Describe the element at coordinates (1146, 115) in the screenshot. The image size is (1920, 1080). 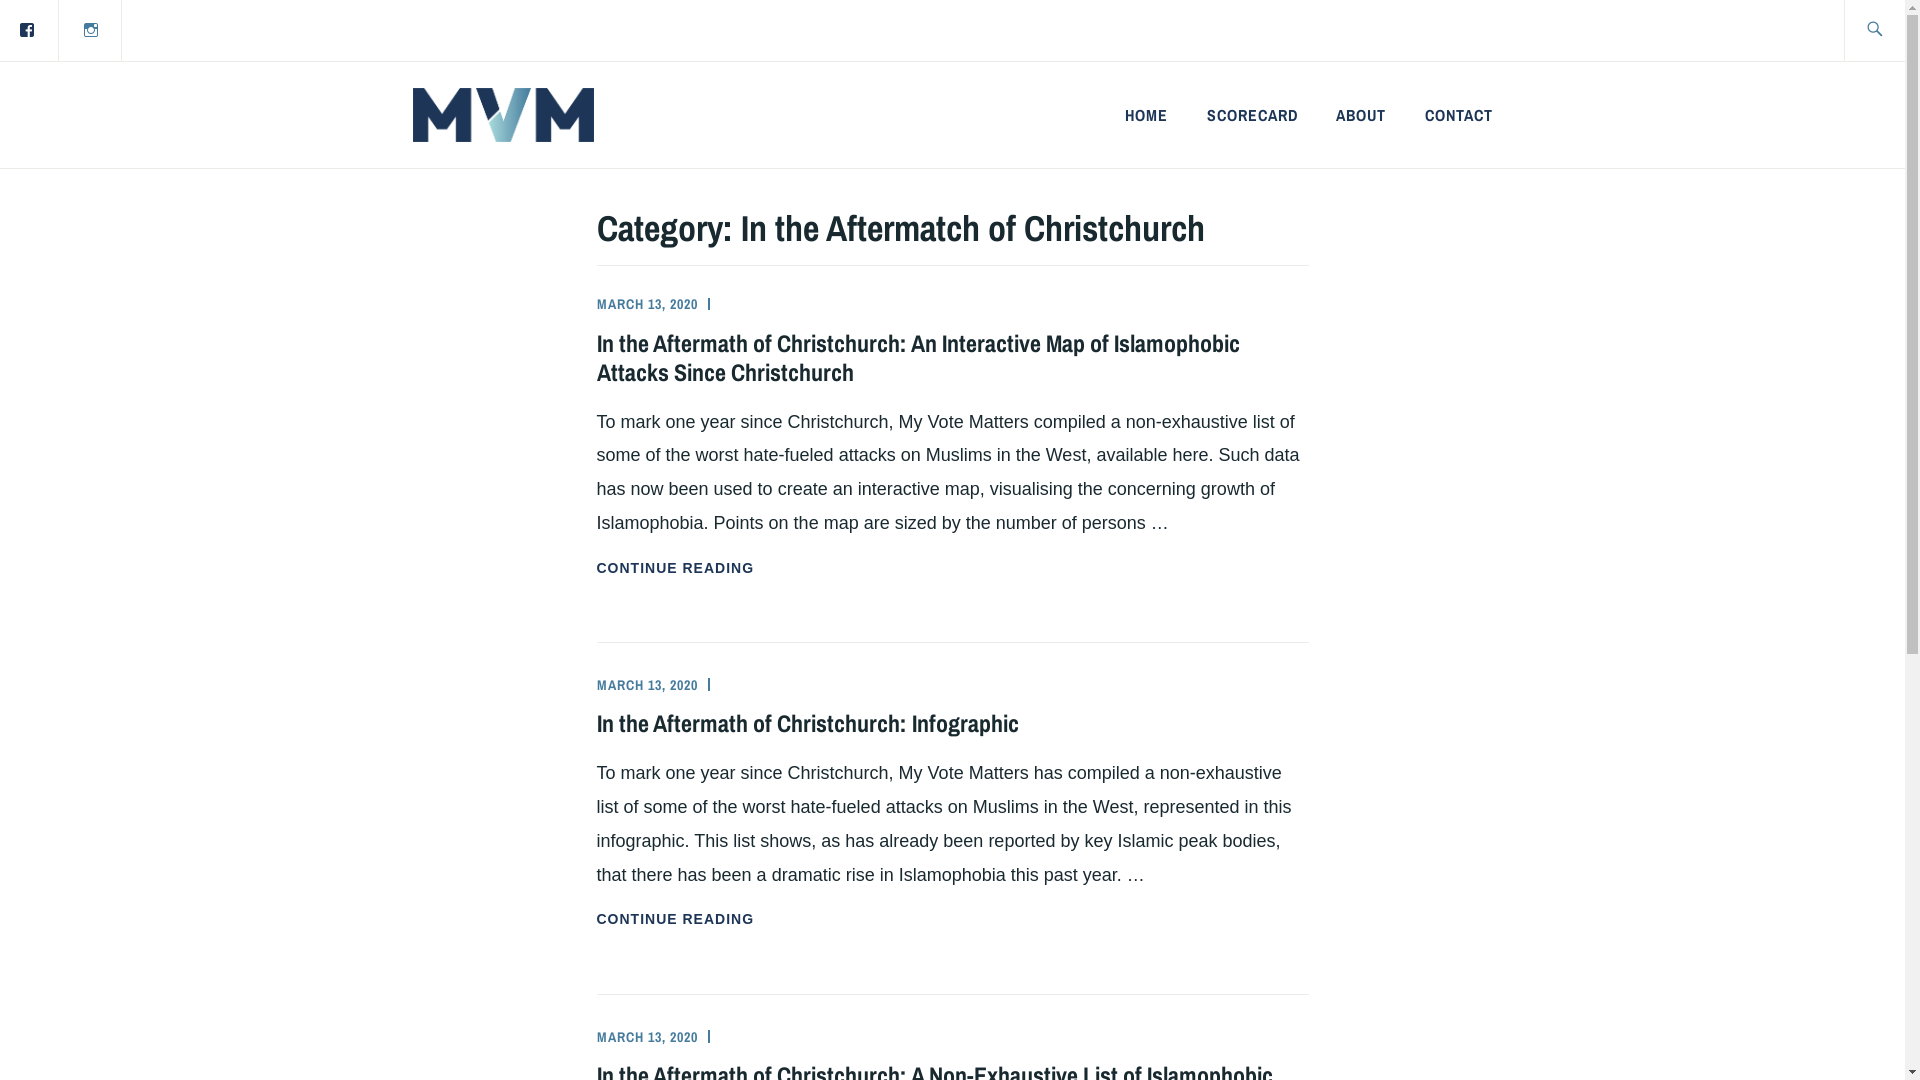
I see `'HOME'` at that location.